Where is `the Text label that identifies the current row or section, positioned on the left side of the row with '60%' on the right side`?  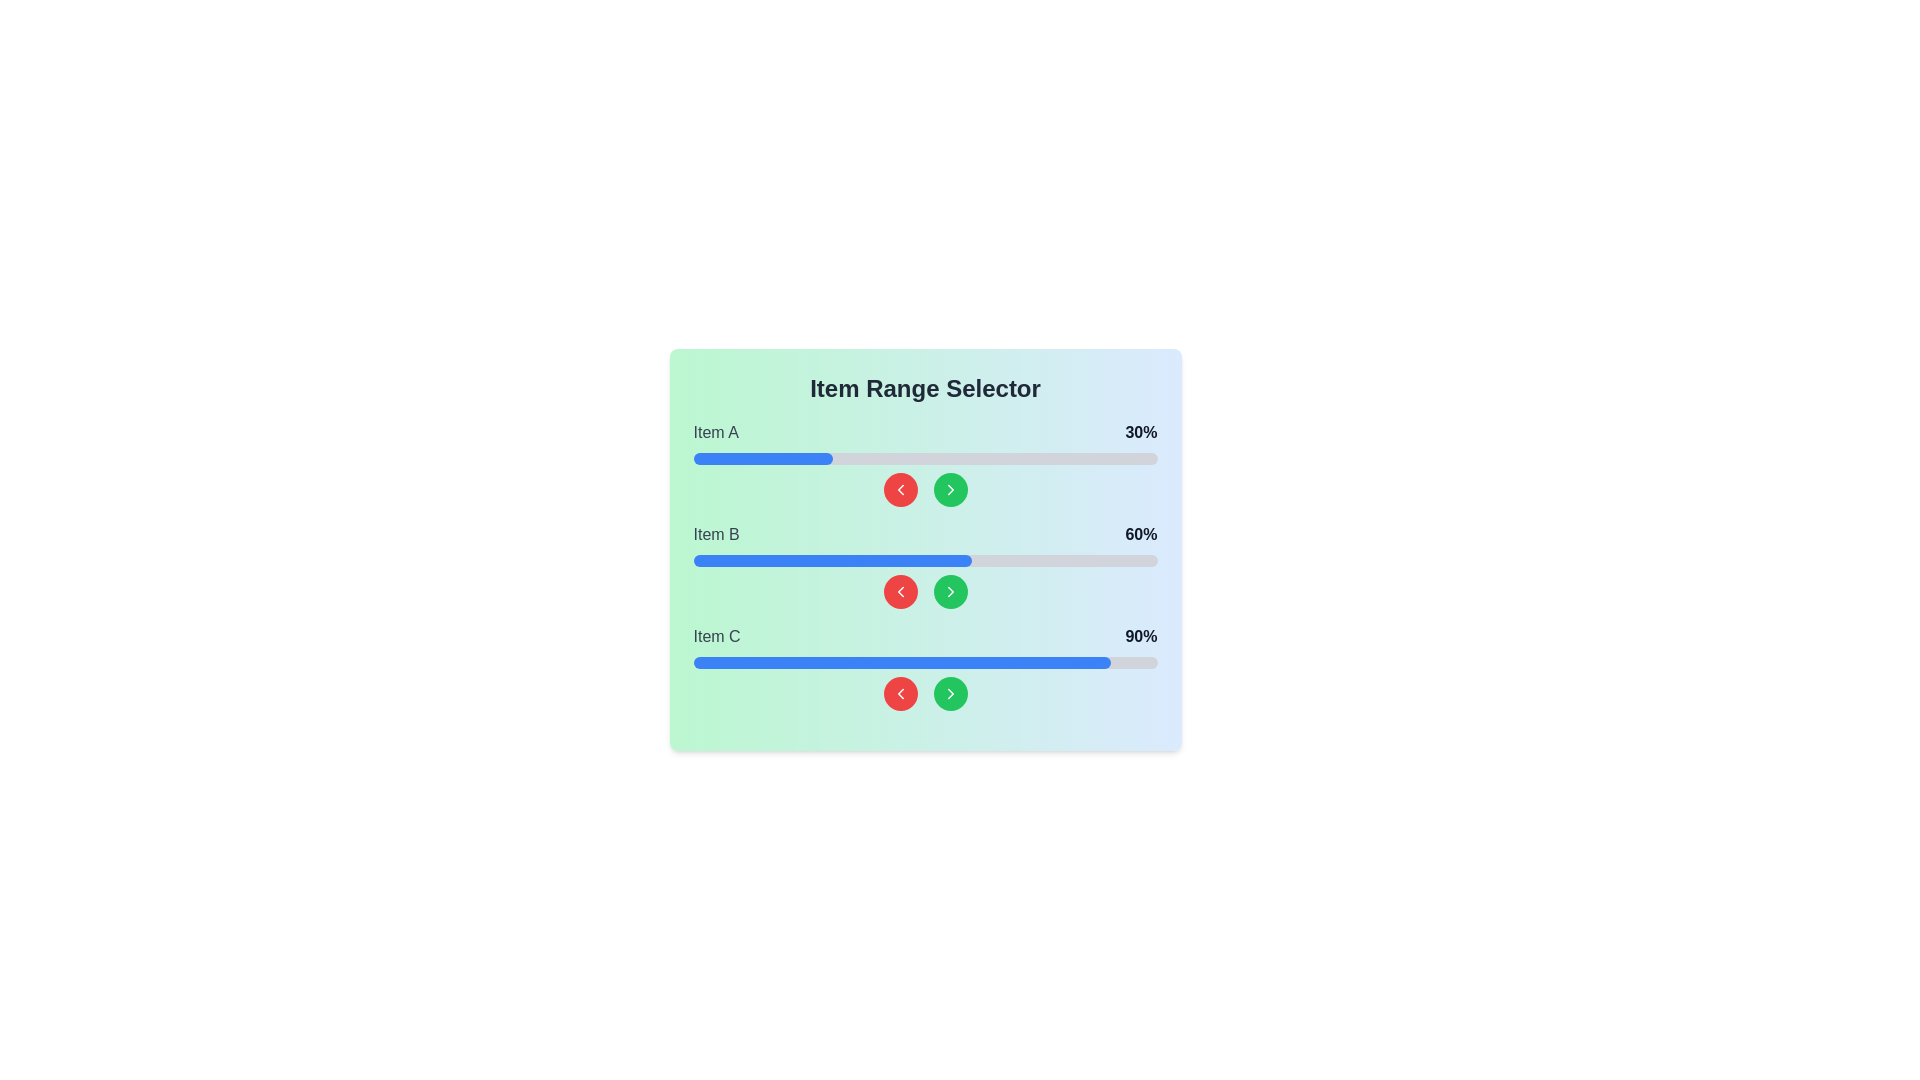
the Text label that identifies the current row or section, positioned on the left side of the row with '60%' on the right side is located at coordinates (716, 534).